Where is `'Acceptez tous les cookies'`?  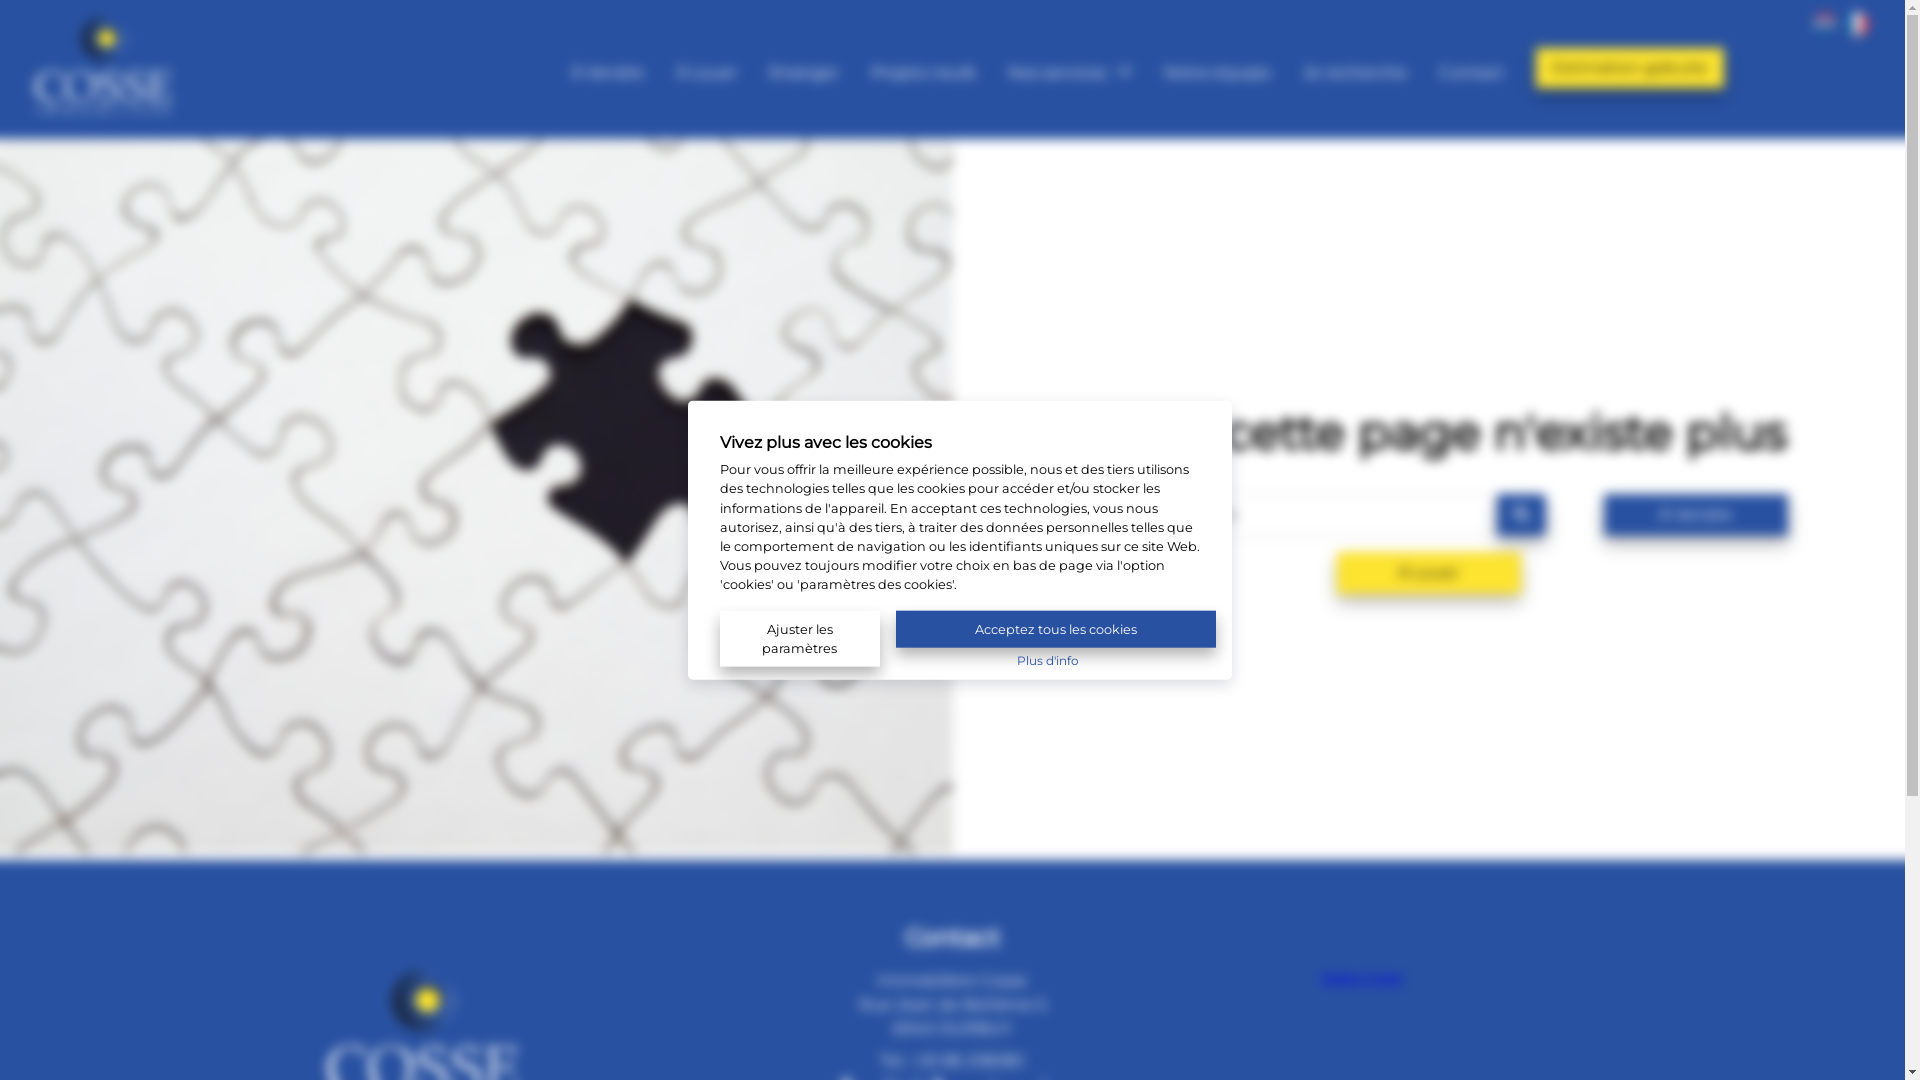 'Acceptez tous les cookies' is located at coordinates (1055, 627).